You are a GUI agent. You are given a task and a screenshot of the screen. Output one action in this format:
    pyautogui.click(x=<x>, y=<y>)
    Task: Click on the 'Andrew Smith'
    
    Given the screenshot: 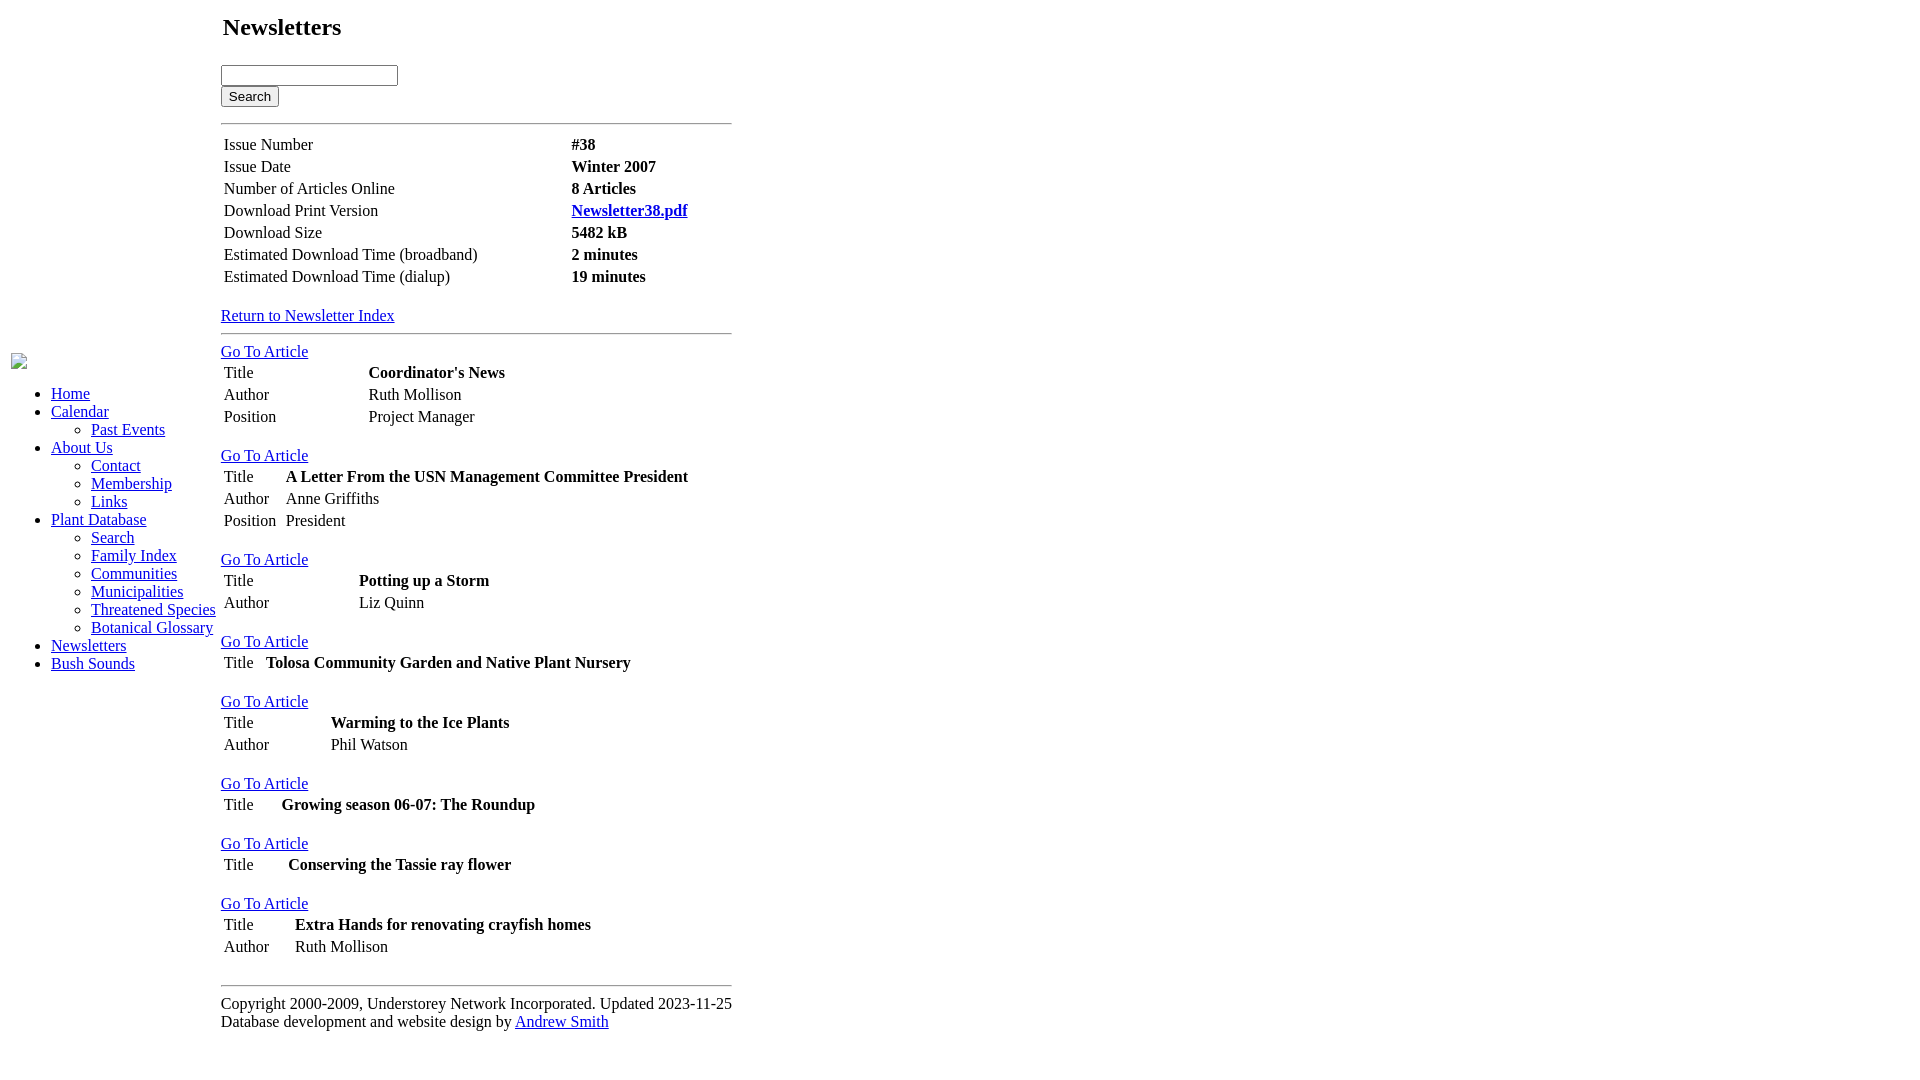 What is the action you would take?
    pyautogui.click(x=560, y=1021)
    